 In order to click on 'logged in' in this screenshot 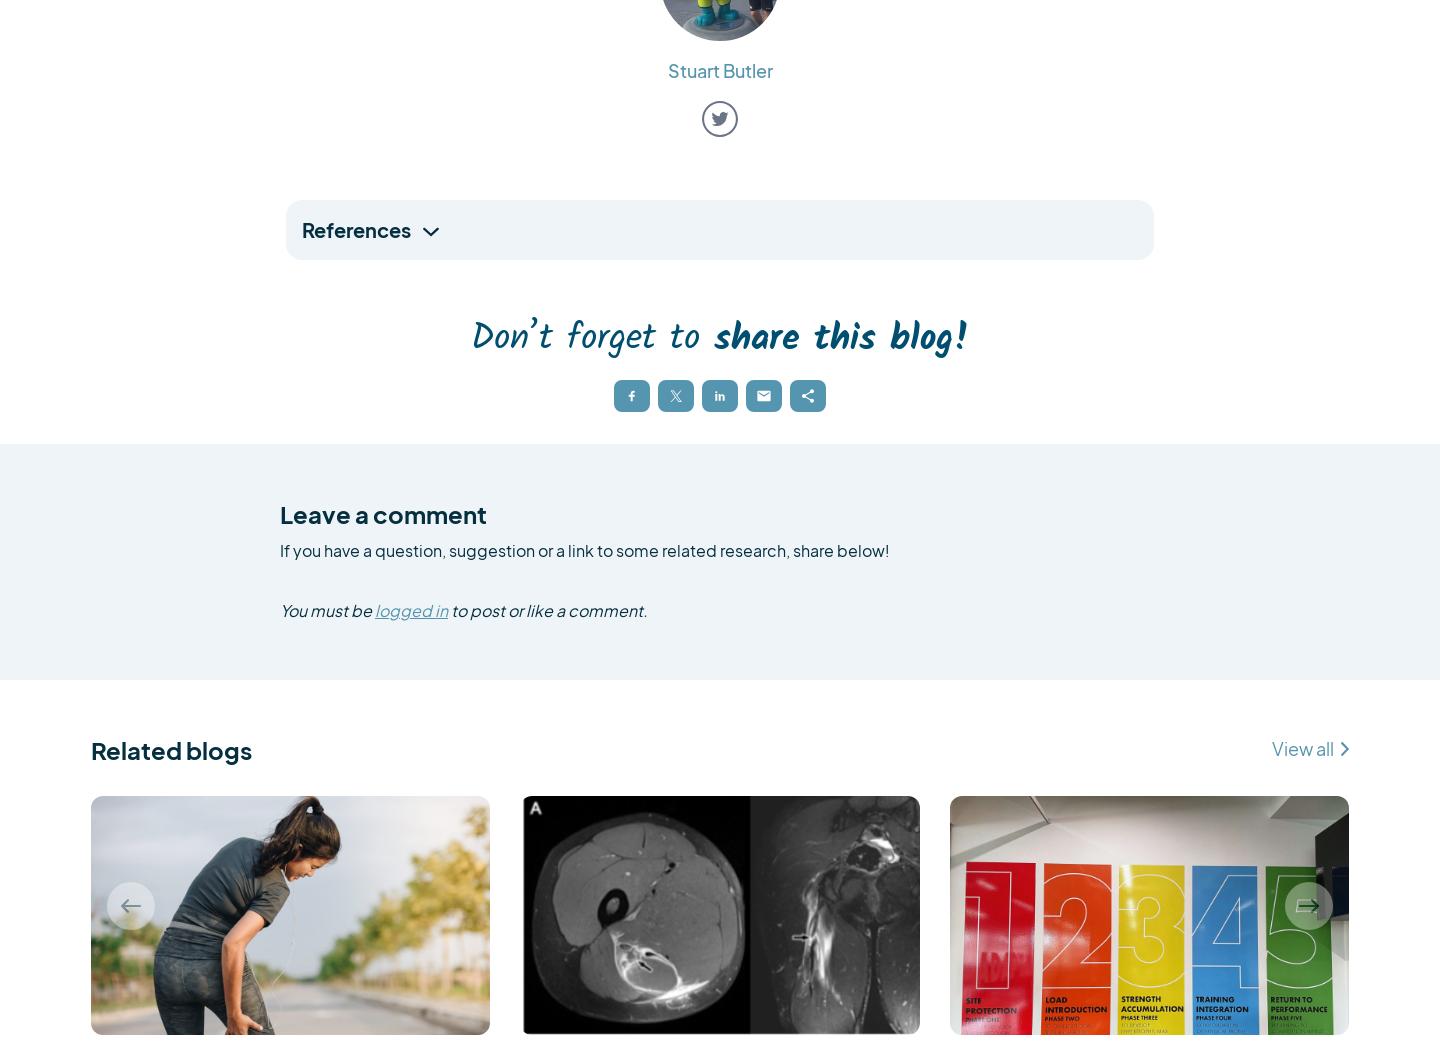, I will do `click(410, 609)`.